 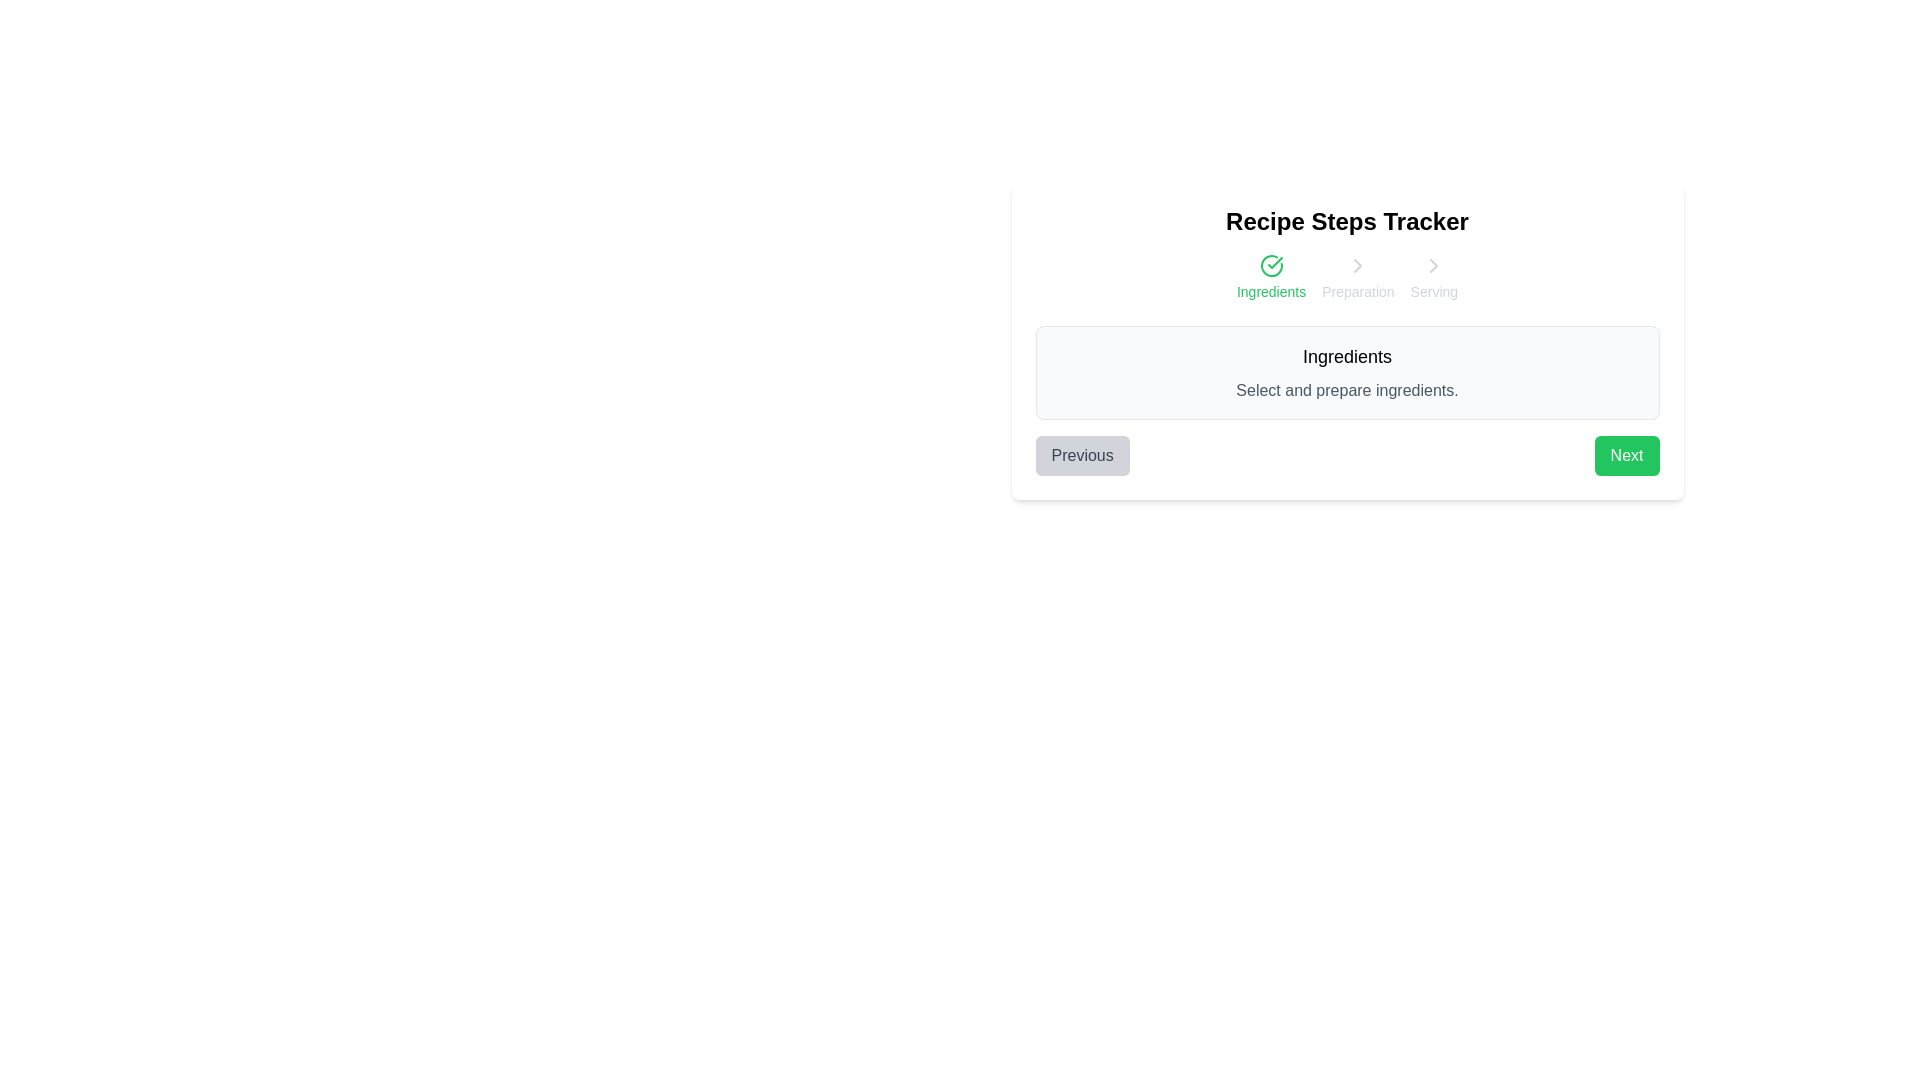 I want to click on text content of the 'Ingredients' label displayed in green font, which is positioned below a checkmark icon in the progress tracker section, so click(x=1270, y=292).